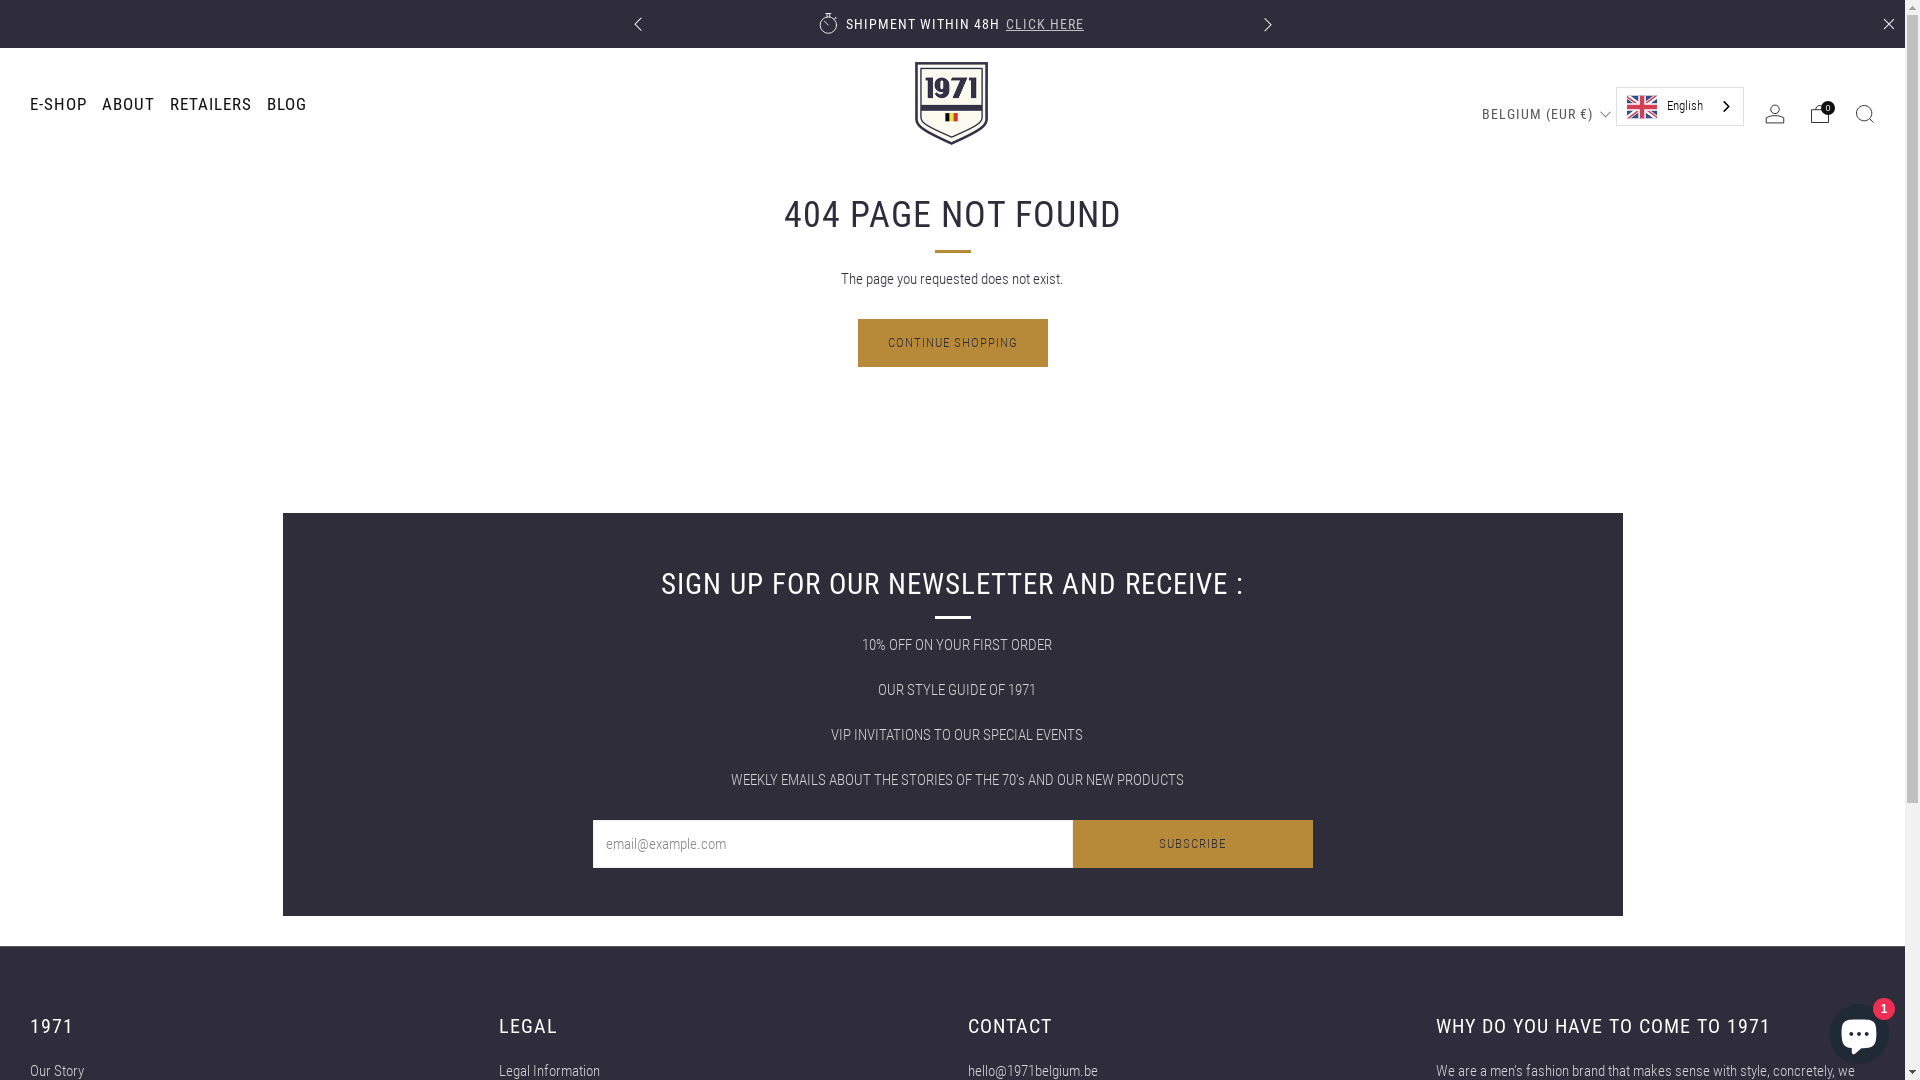 The height and width of the screenshot is (1080, 1920). I want to click on 'CONTINUE SHOPPING', so click(858, 342).